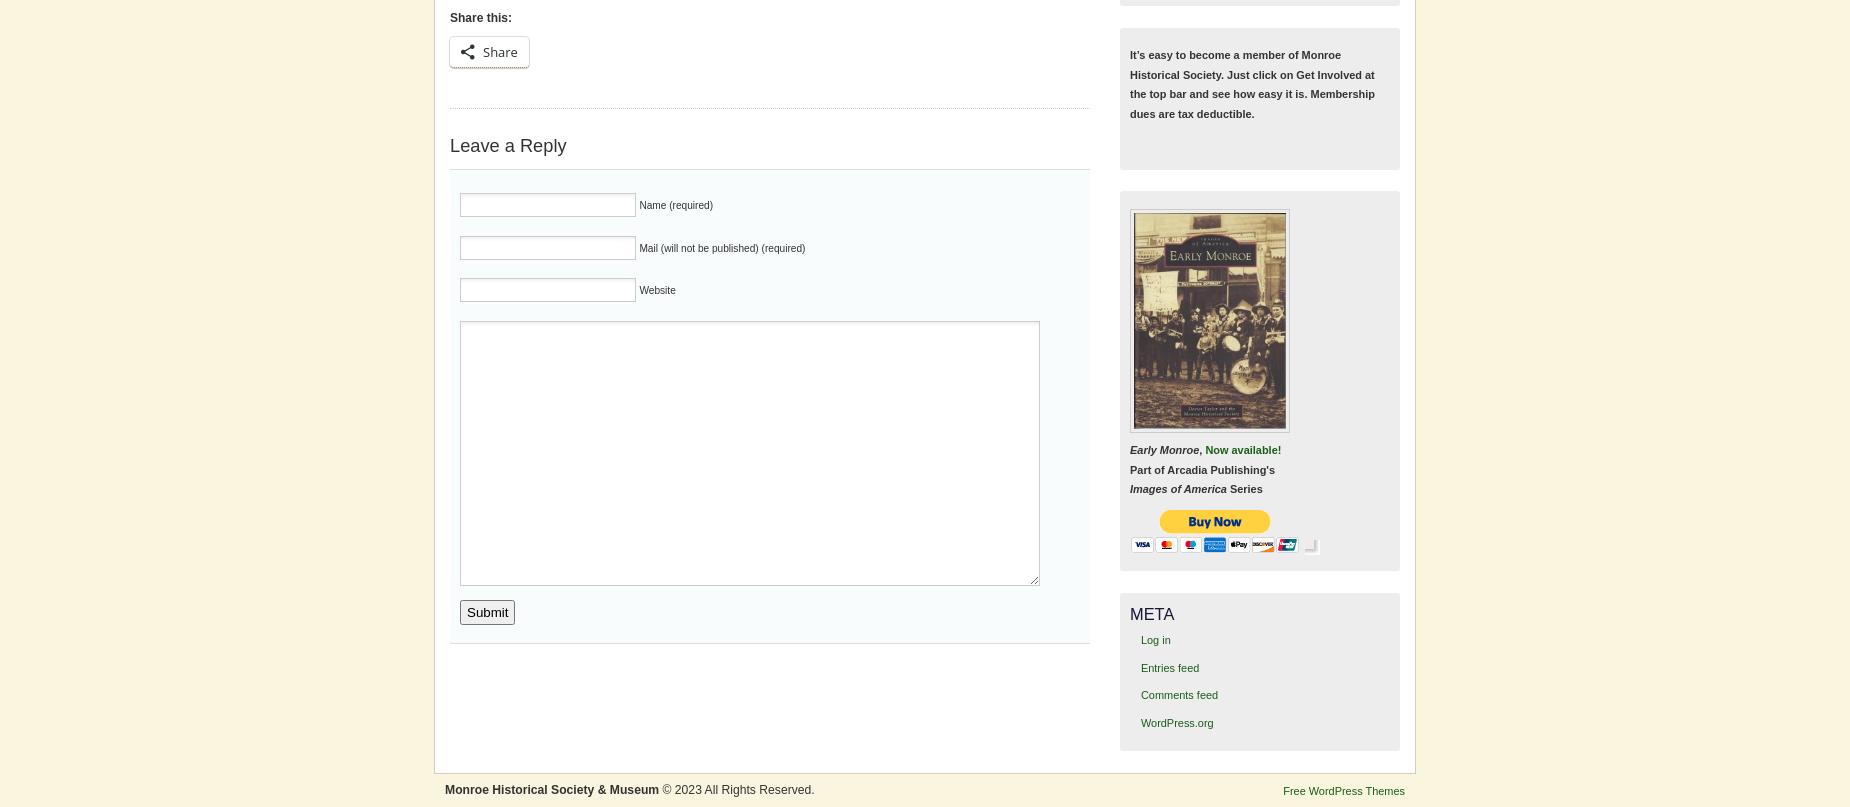  Describe the element at coordinates (552, 788) in the screenshot. I see `'Monroe Historical Society & Museum'` at that location.